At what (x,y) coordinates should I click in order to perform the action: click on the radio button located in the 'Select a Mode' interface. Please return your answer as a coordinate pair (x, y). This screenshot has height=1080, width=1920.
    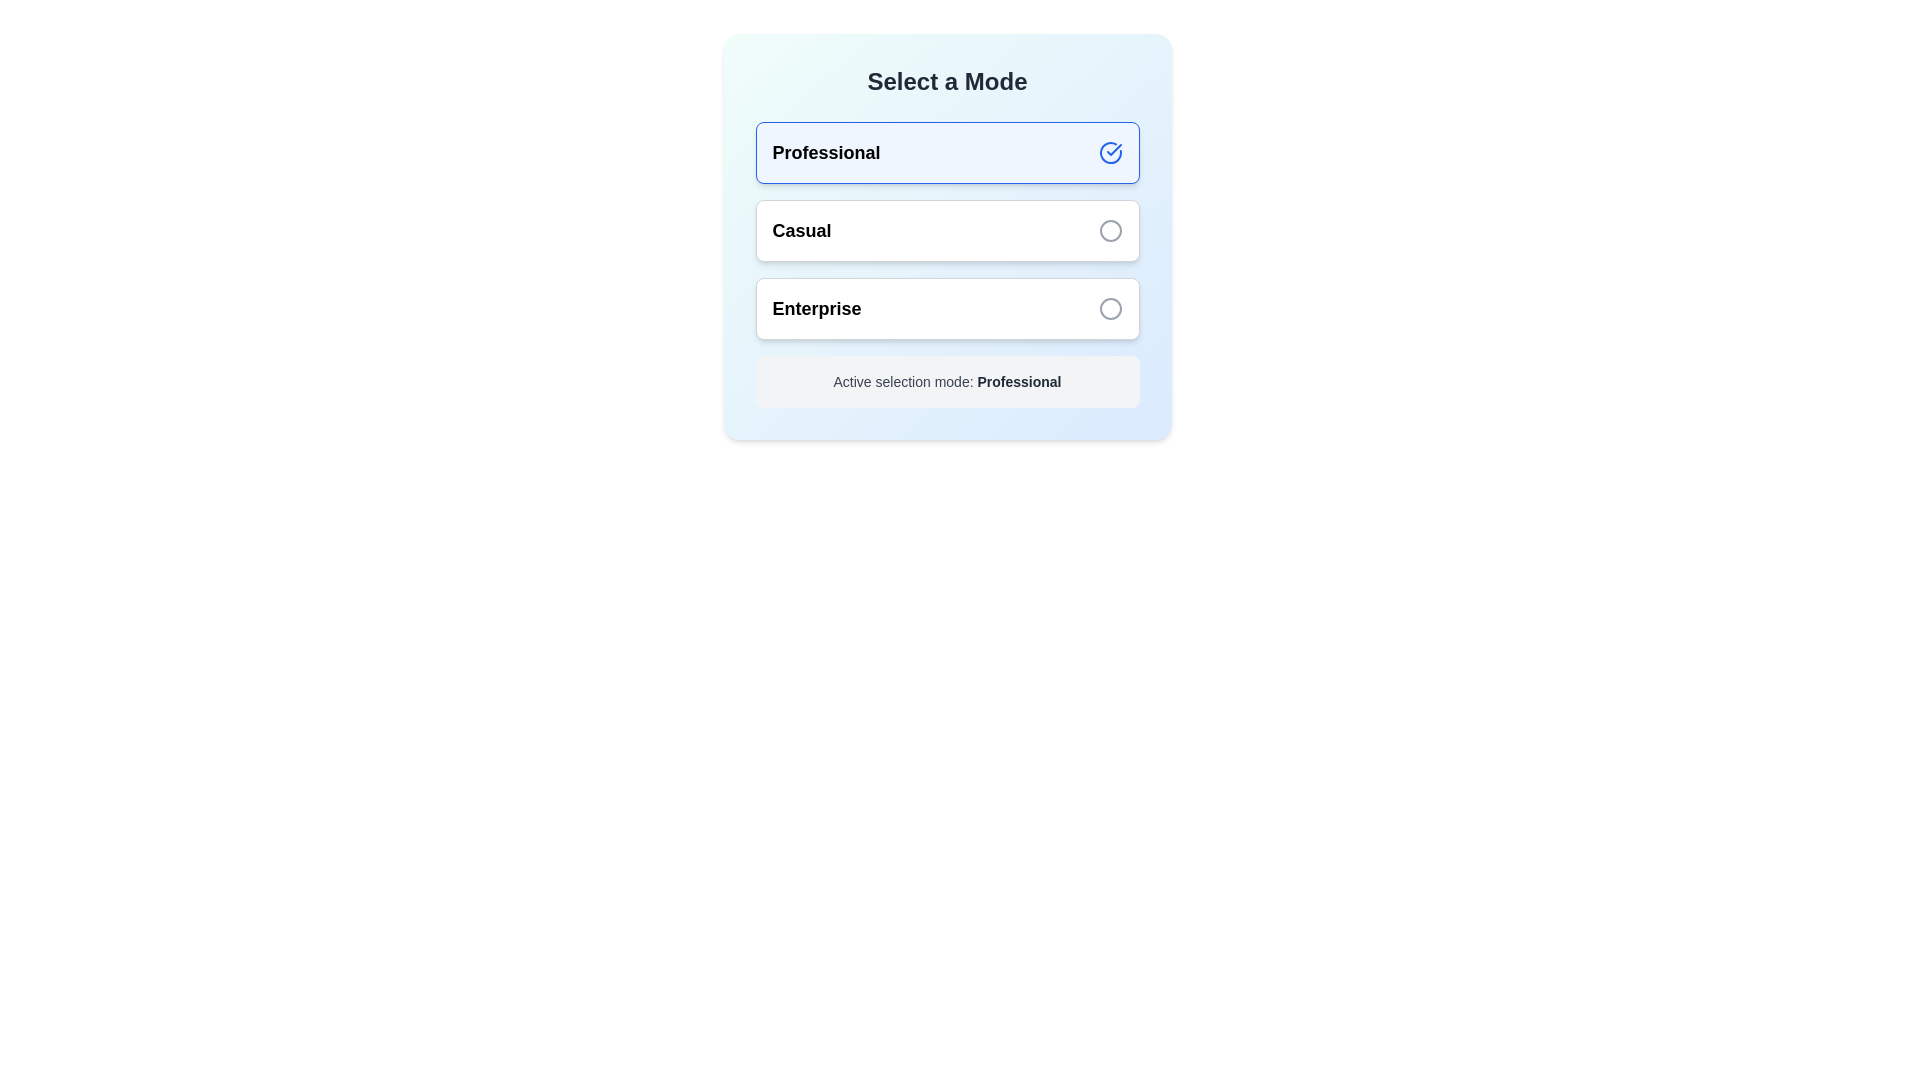
    Looking at the image, I should click on (1109, 308).